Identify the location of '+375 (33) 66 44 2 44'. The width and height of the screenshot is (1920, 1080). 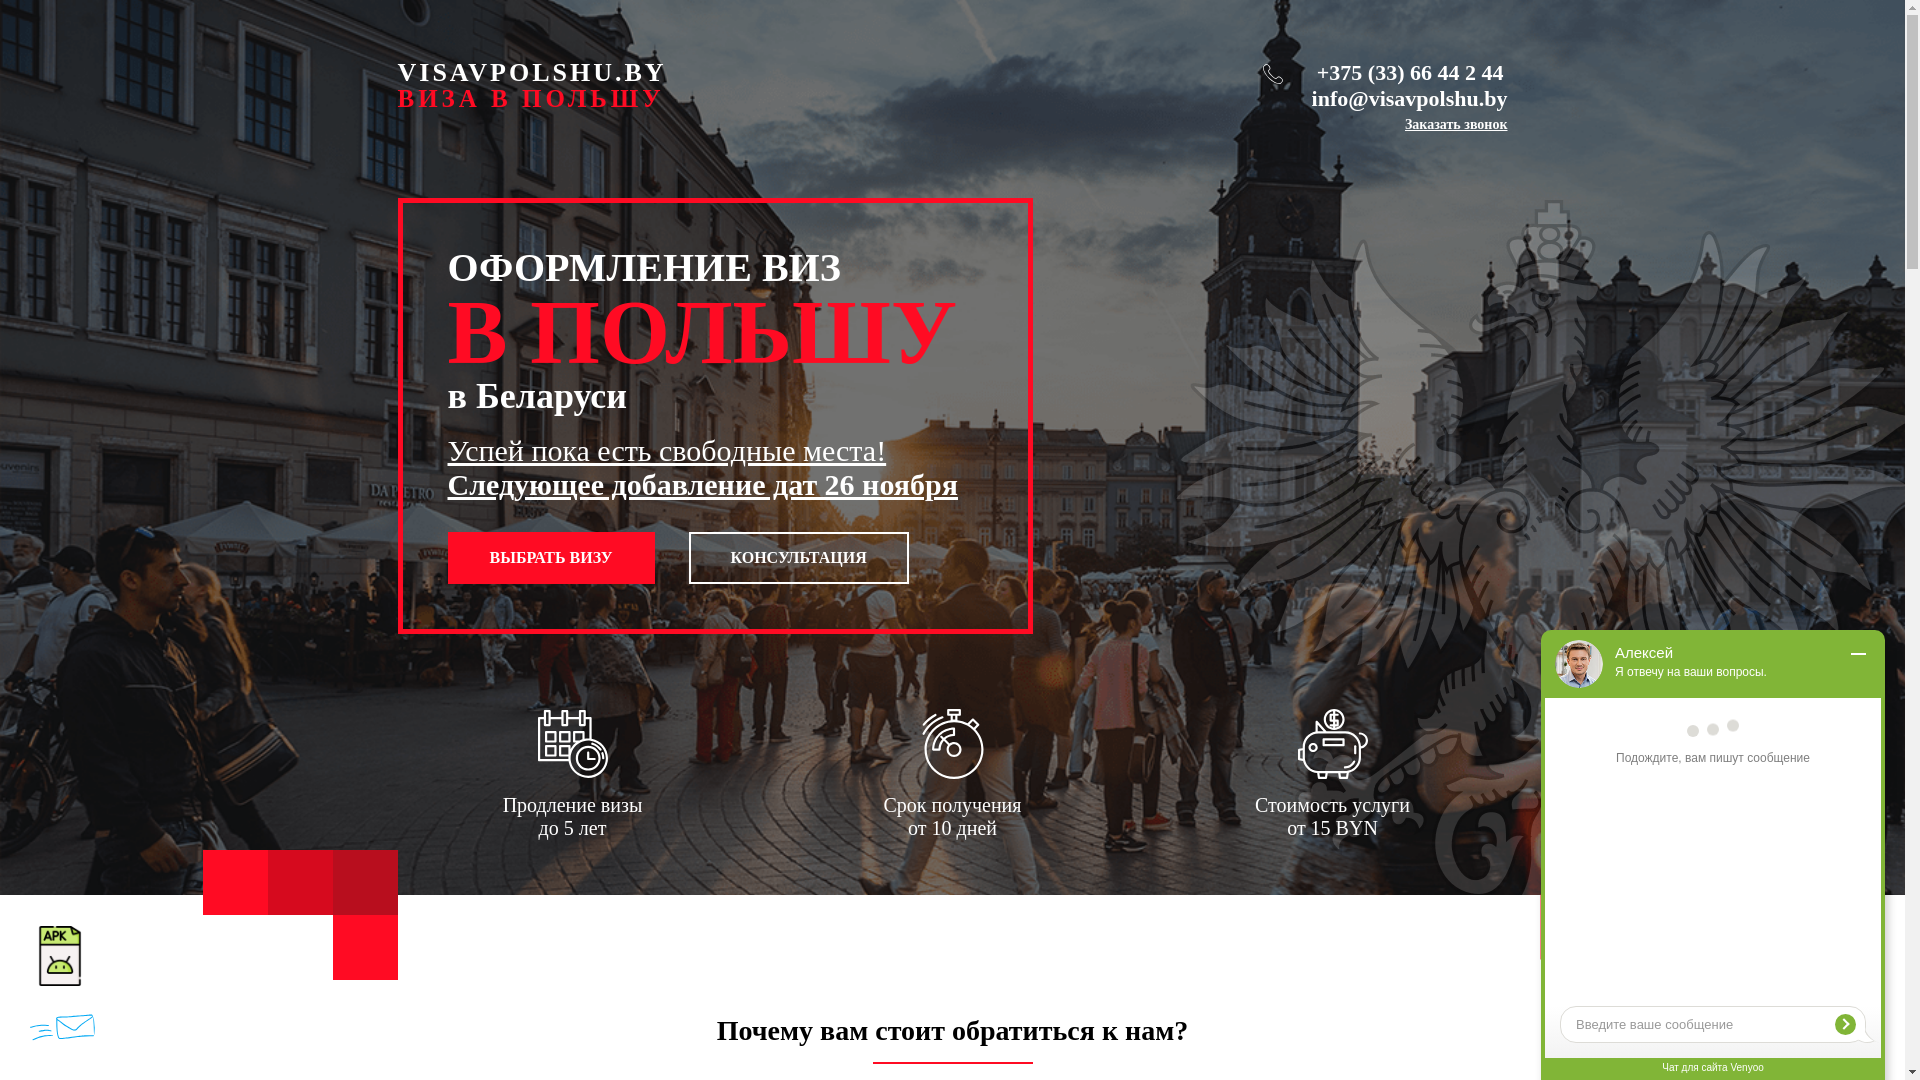
(1409, 72).